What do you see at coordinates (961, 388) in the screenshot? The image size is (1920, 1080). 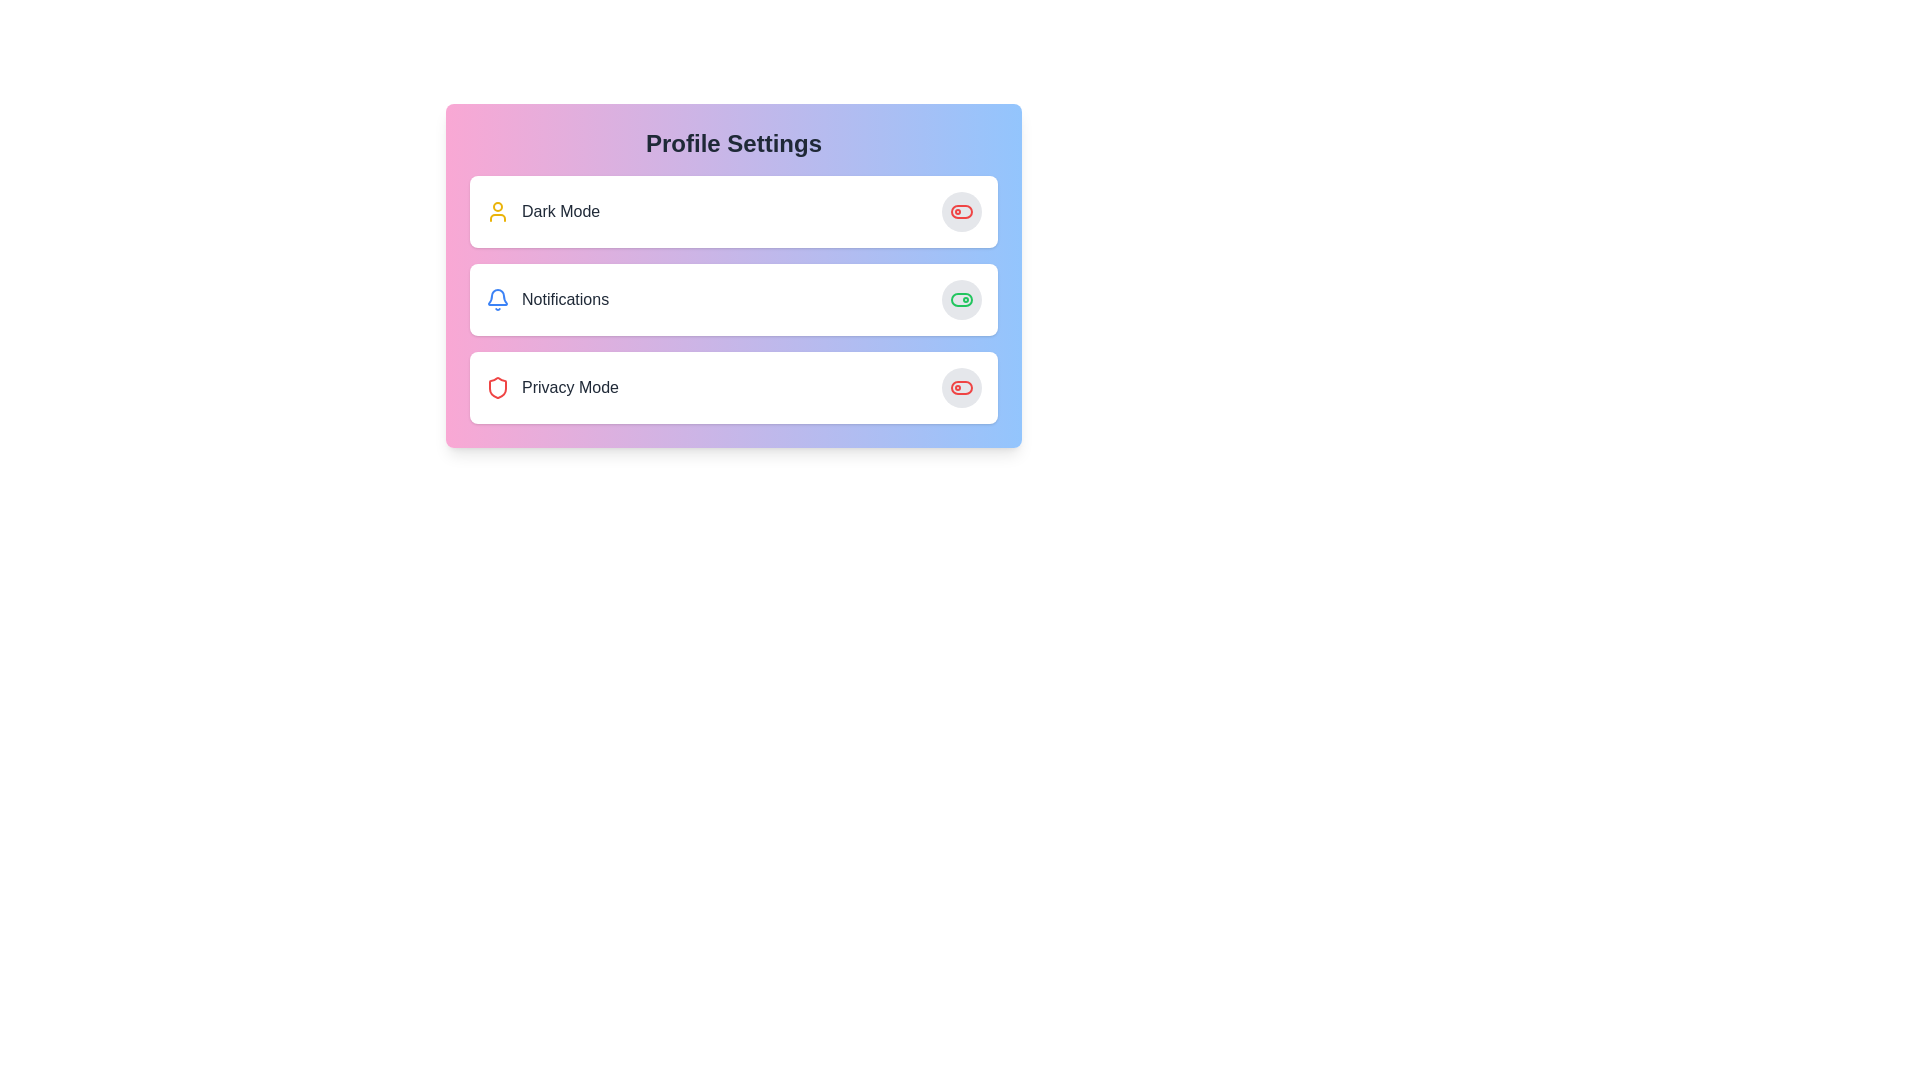 I see `the toggle button for the 'Privacy Mode' feature, located on the right side of the 'Privacy Mode' row in the 'Profile Settings' card layout` at bounding box center [961, 388].